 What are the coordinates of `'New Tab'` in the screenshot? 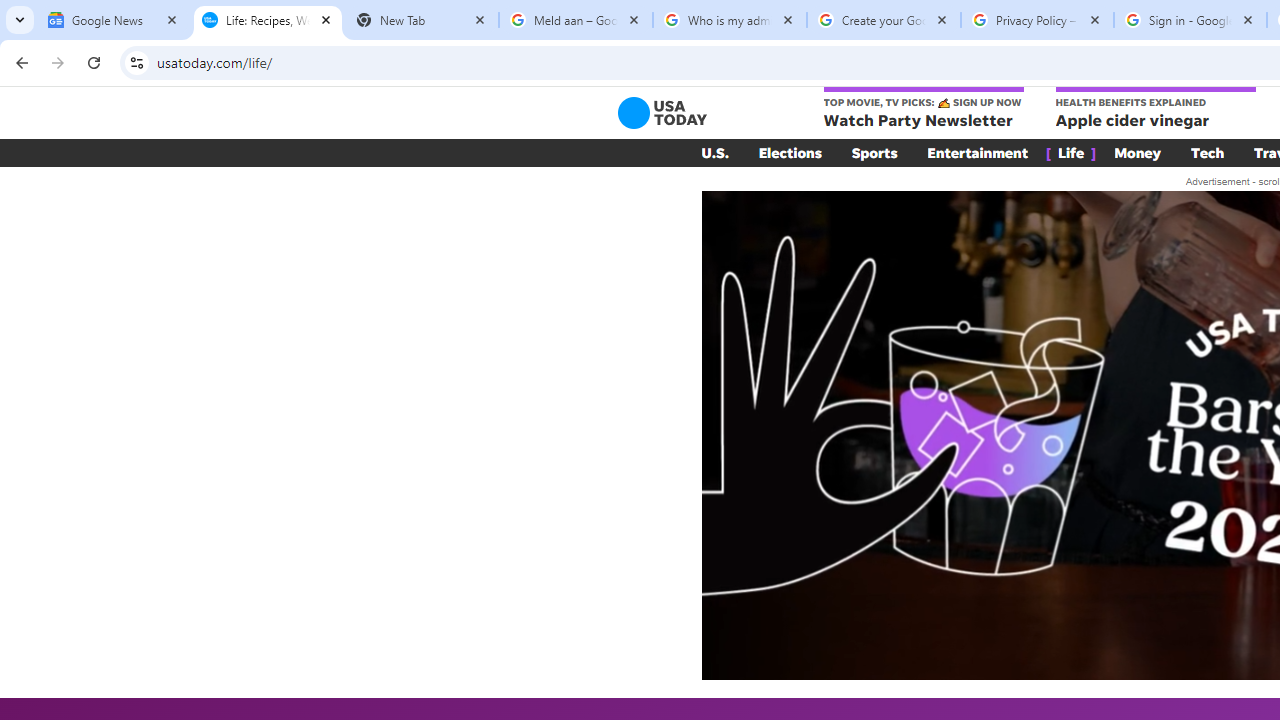 It's located at (420, 20).